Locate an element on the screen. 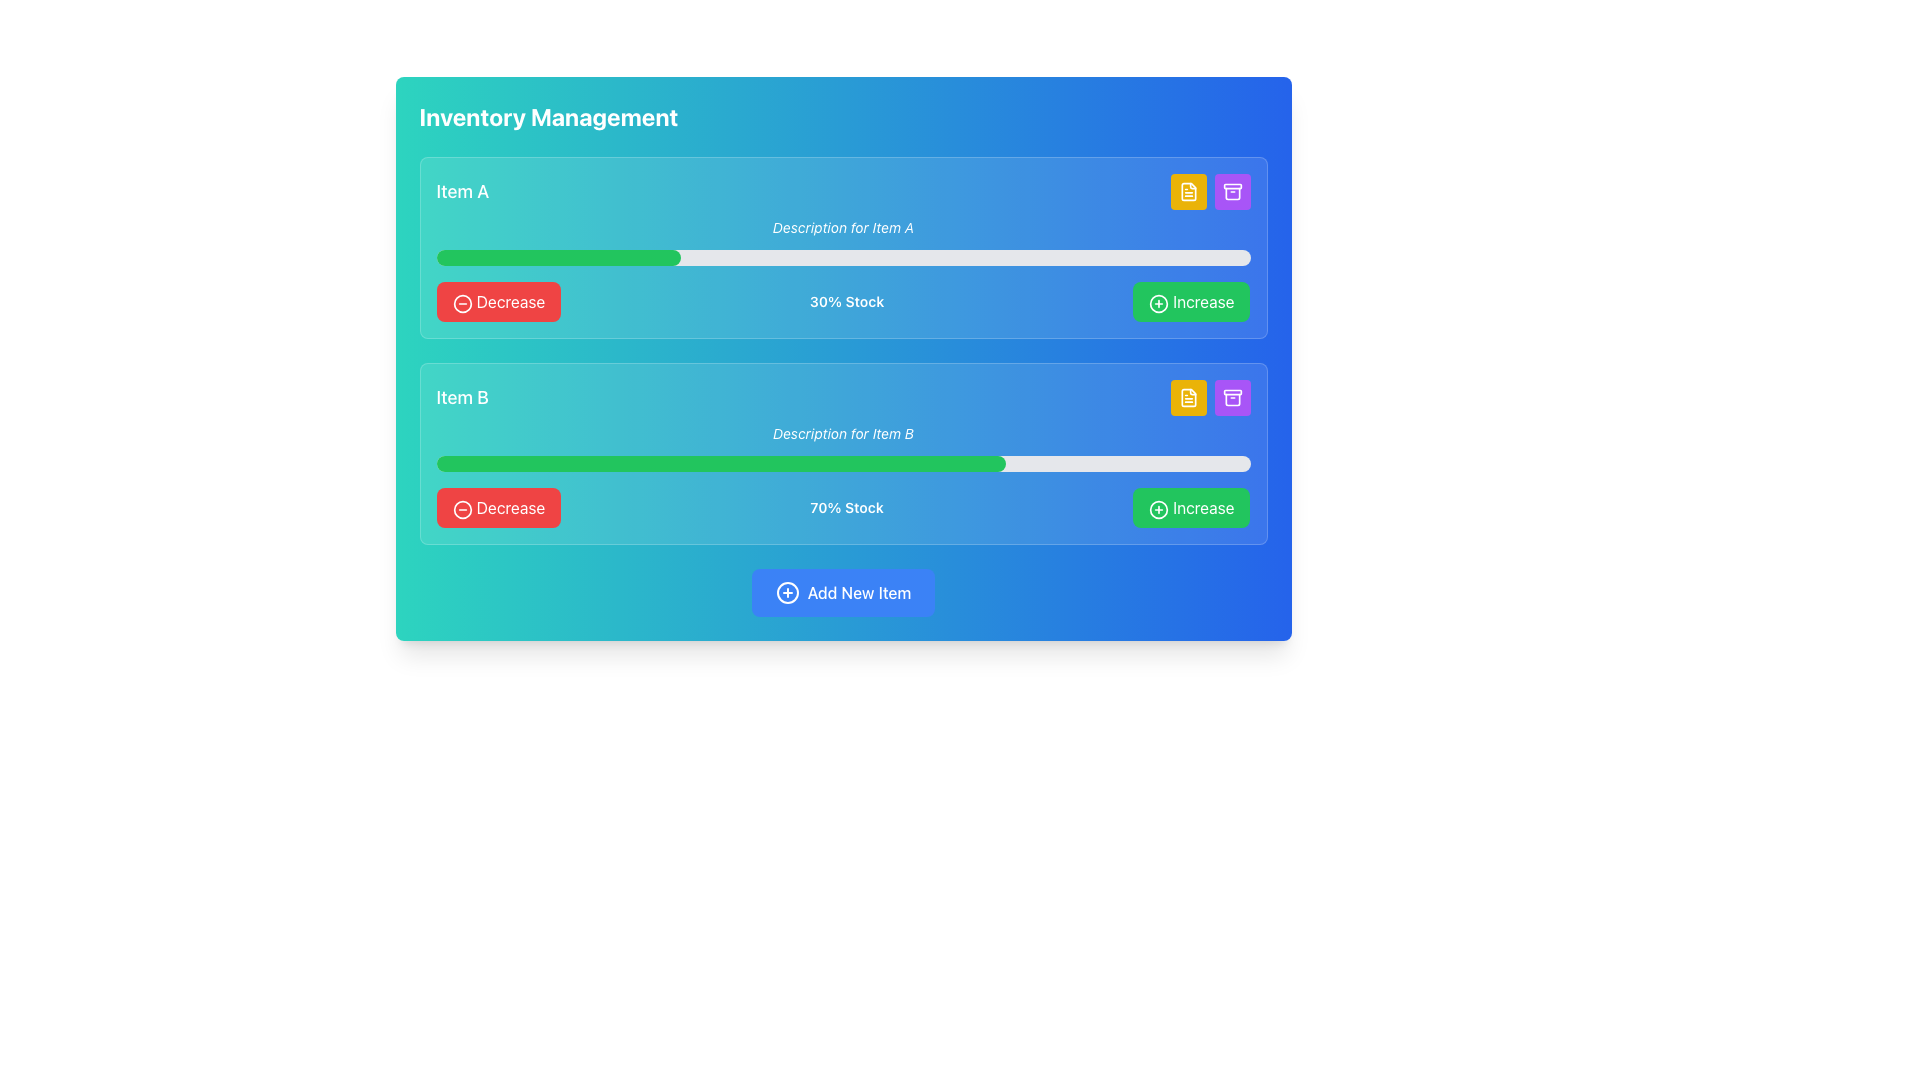 The image size is (1920, 1080). the 'Increase' button located is located at coordinates (1191, 507).